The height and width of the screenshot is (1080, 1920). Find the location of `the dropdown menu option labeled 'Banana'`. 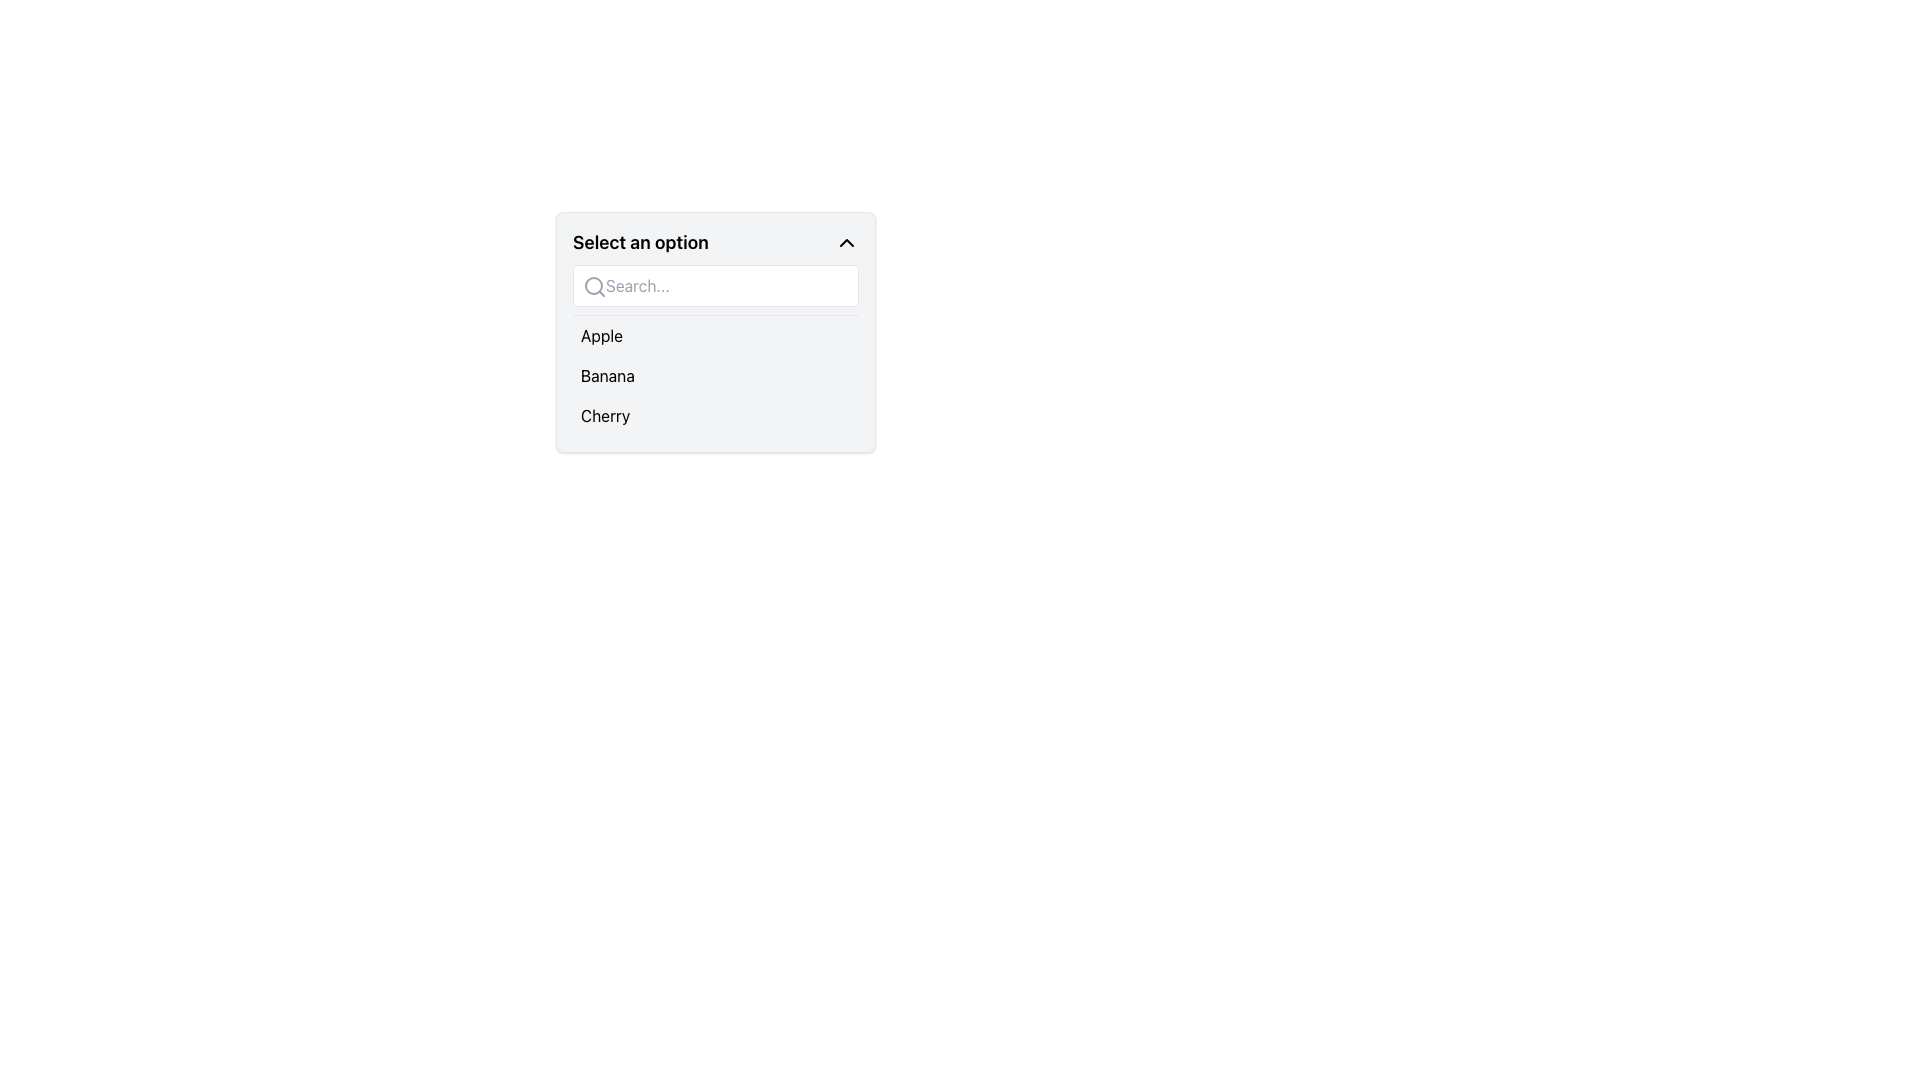

the dropdown menu option labeled 'Banana' is located at coordinates (715, 375).